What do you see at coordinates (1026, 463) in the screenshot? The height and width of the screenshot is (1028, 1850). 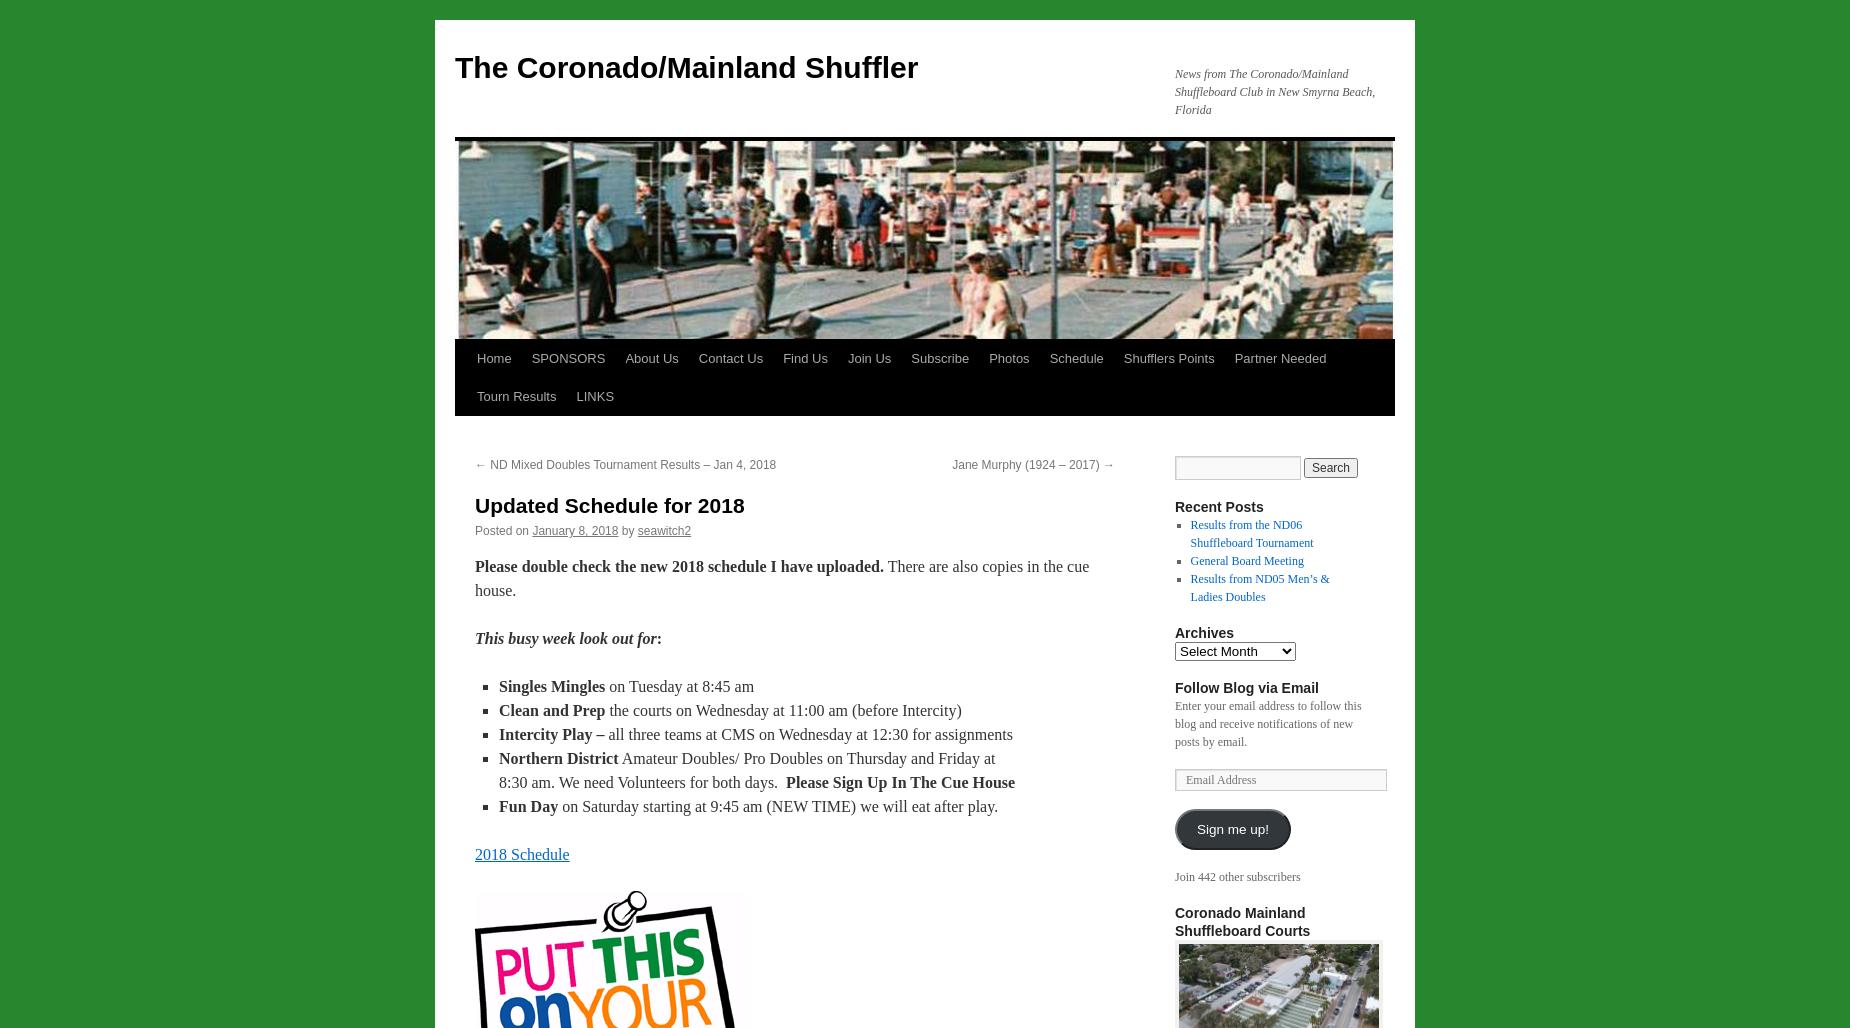 I see `'Jane Murphy (1924 – 2017)'` at bounding box center [1026, 463].